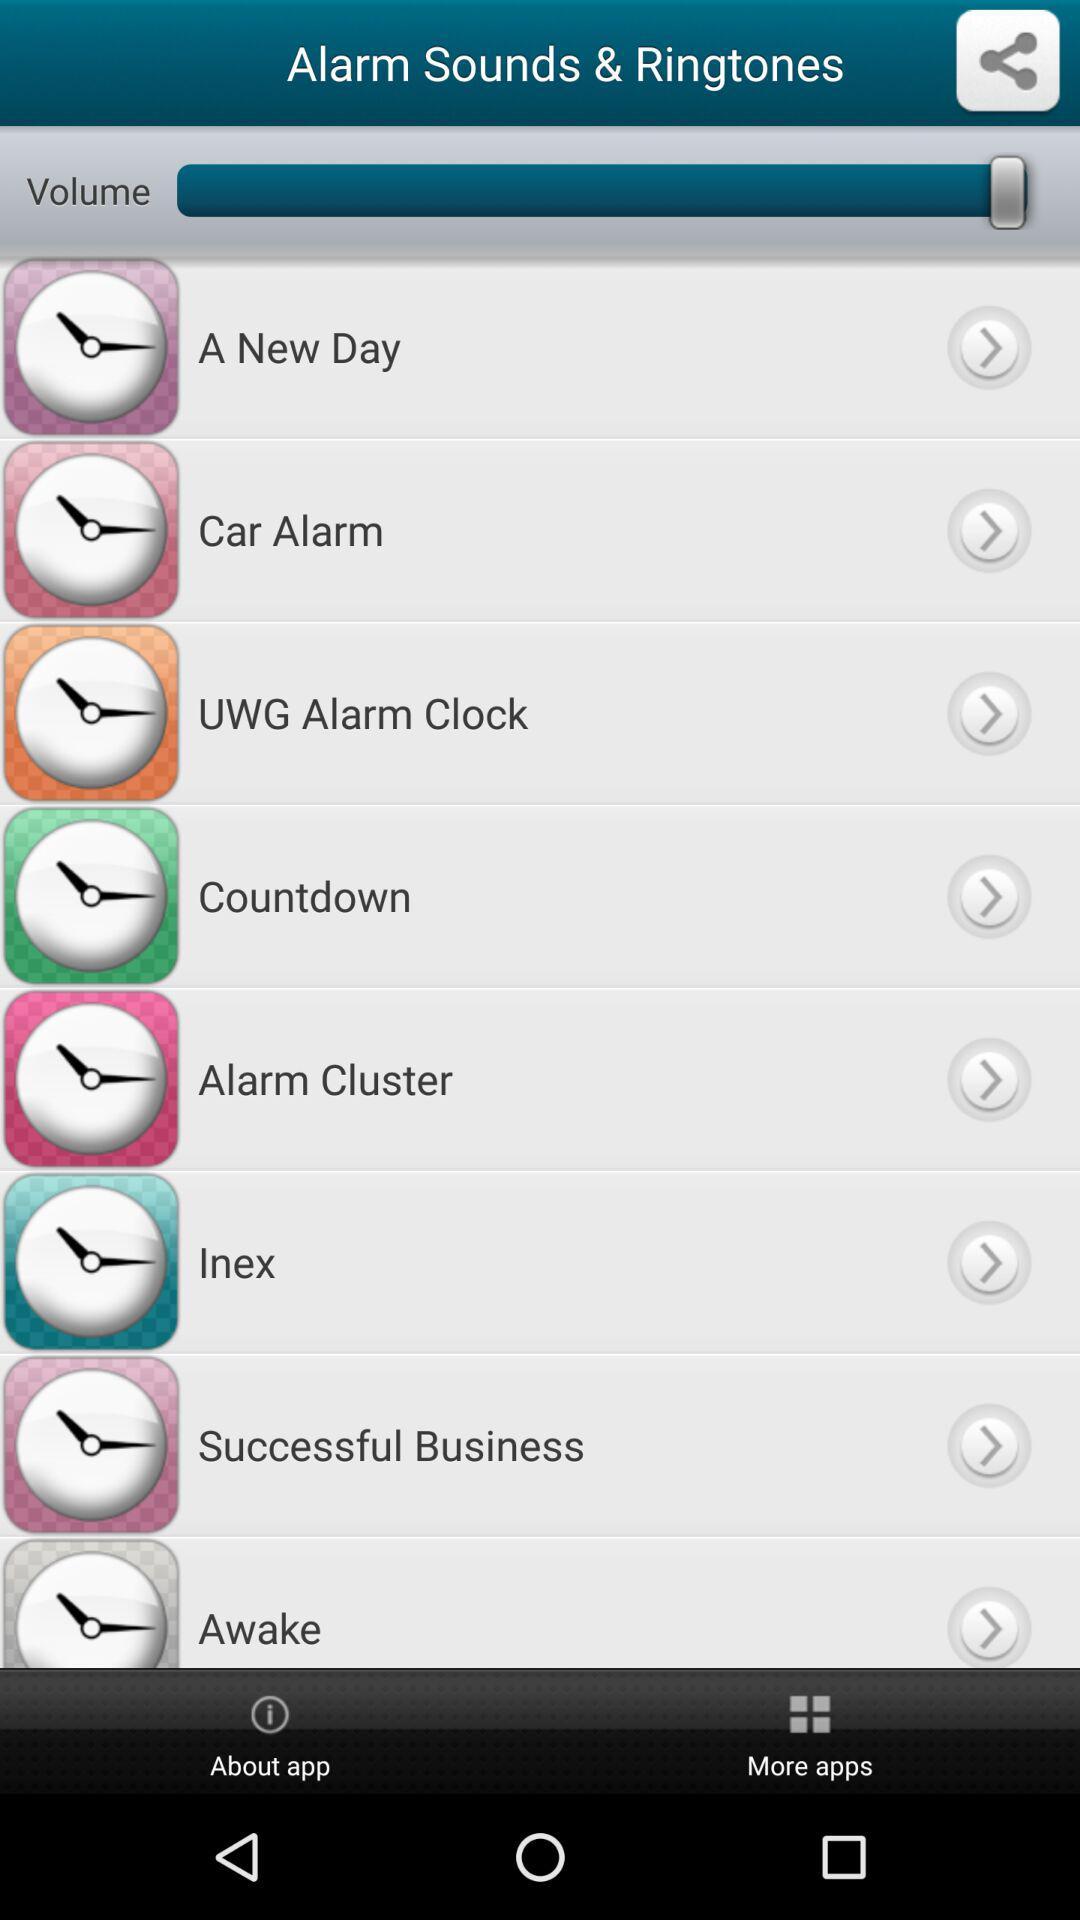  What do you see at coordinates (987, 894) in the screenshot?
I see `alarm tone` at bounding box center [987, 894].